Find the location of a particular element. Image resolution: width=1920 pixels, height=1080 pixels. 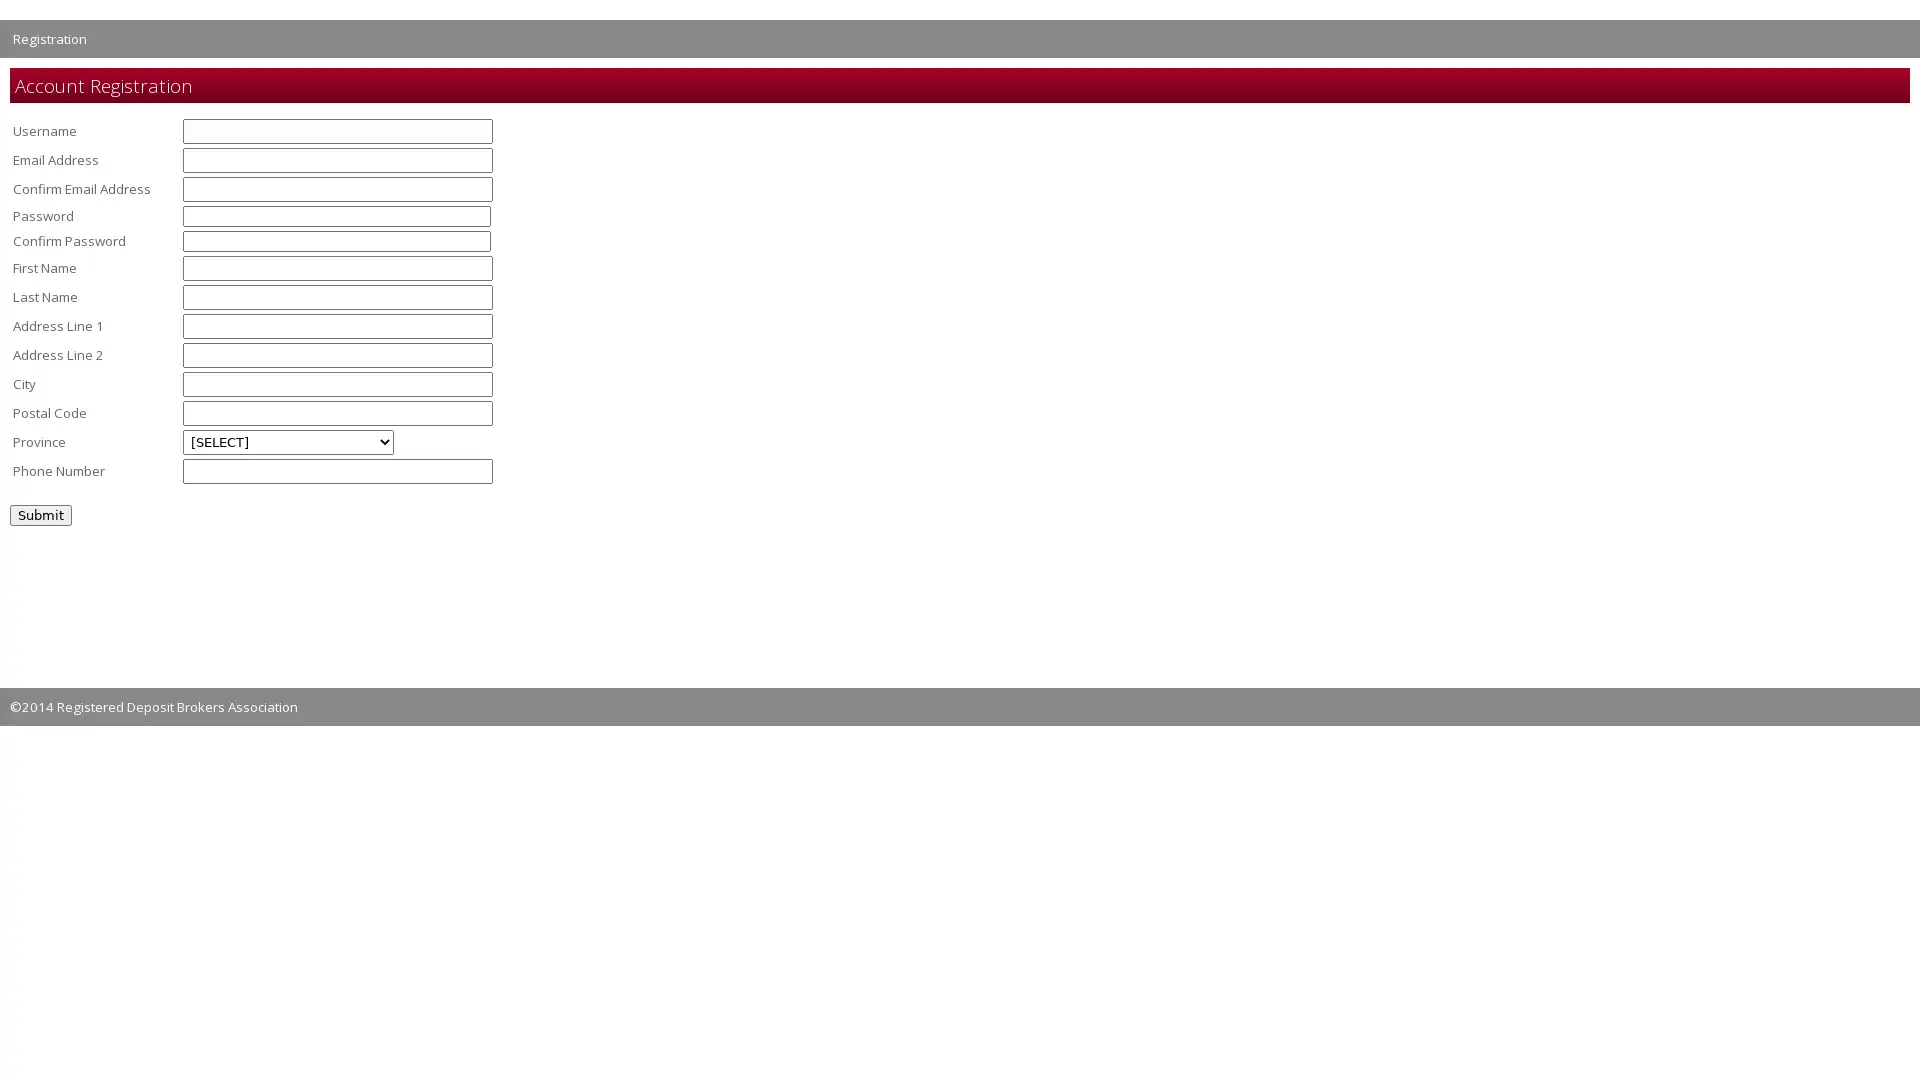

Submit is located at coordinates (41, 513).